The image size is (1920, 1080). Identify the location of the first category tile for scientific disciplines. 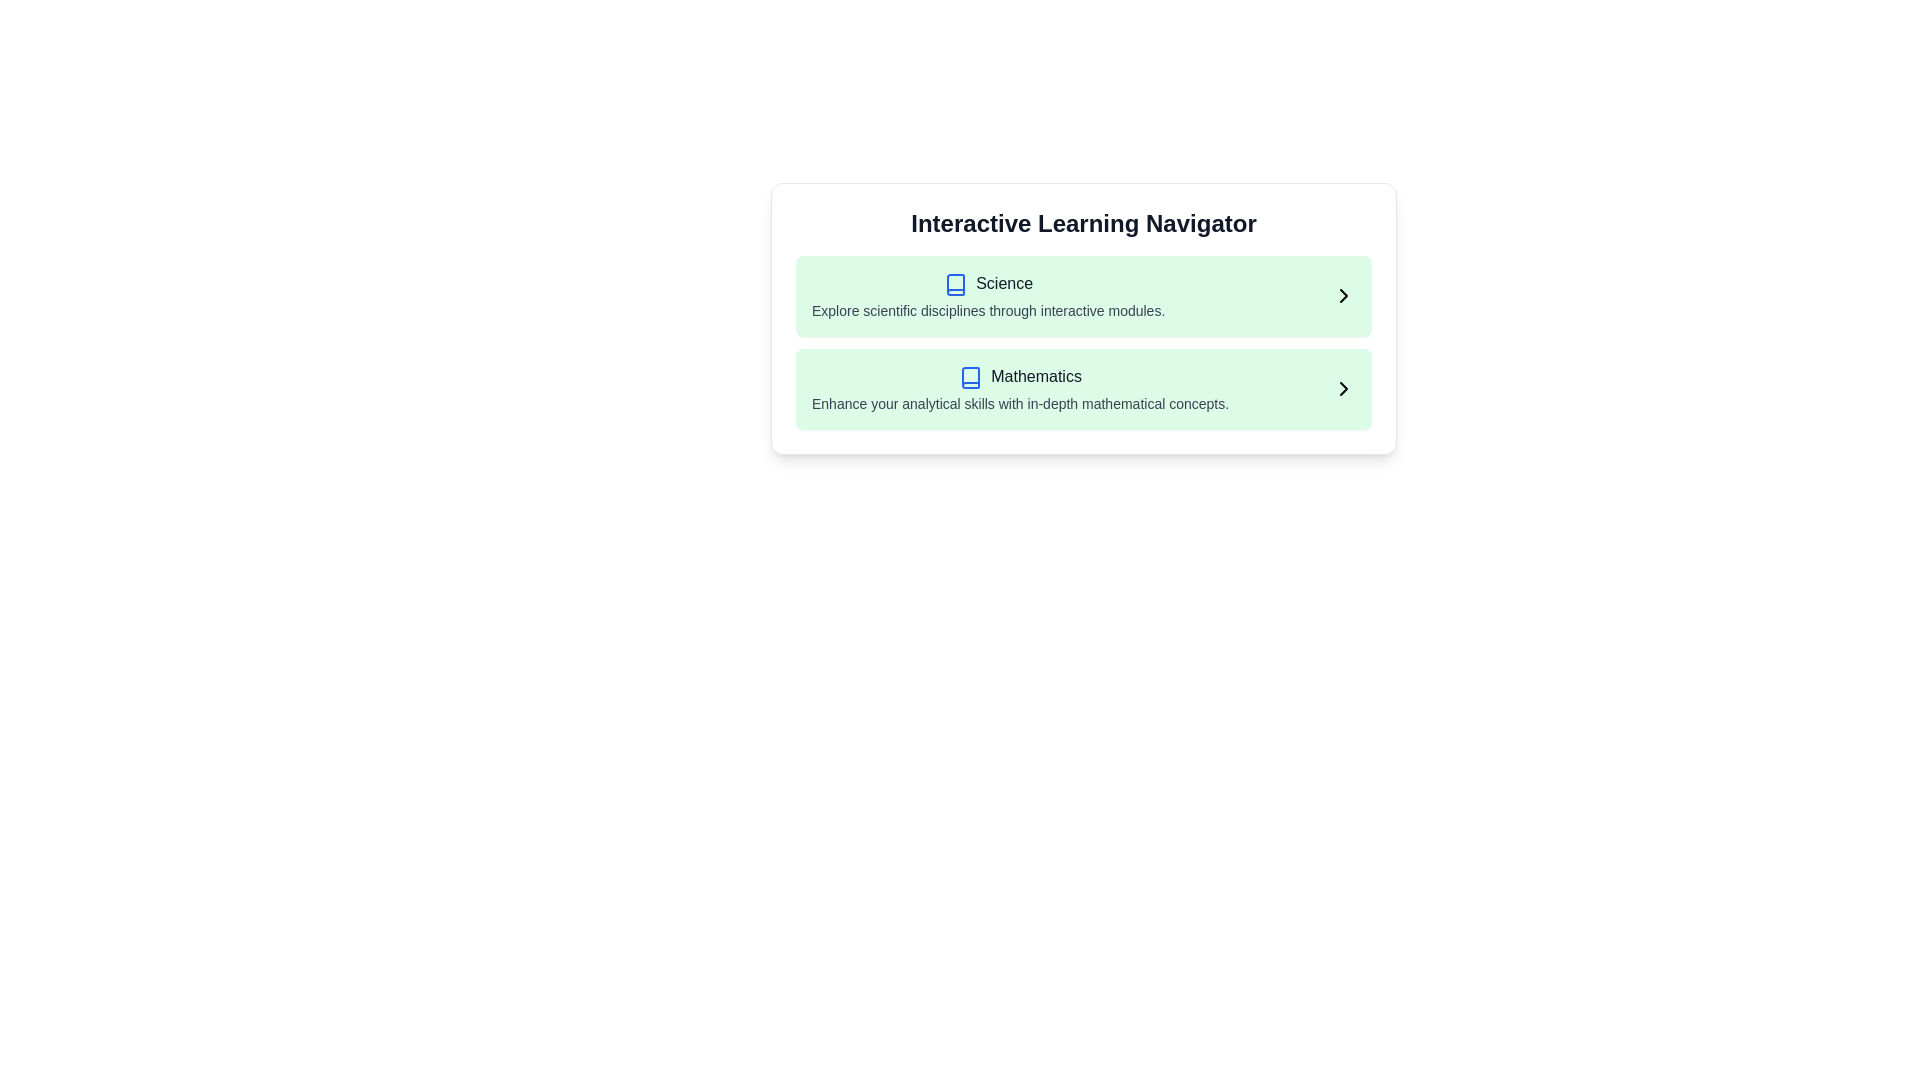
(1083, 296).